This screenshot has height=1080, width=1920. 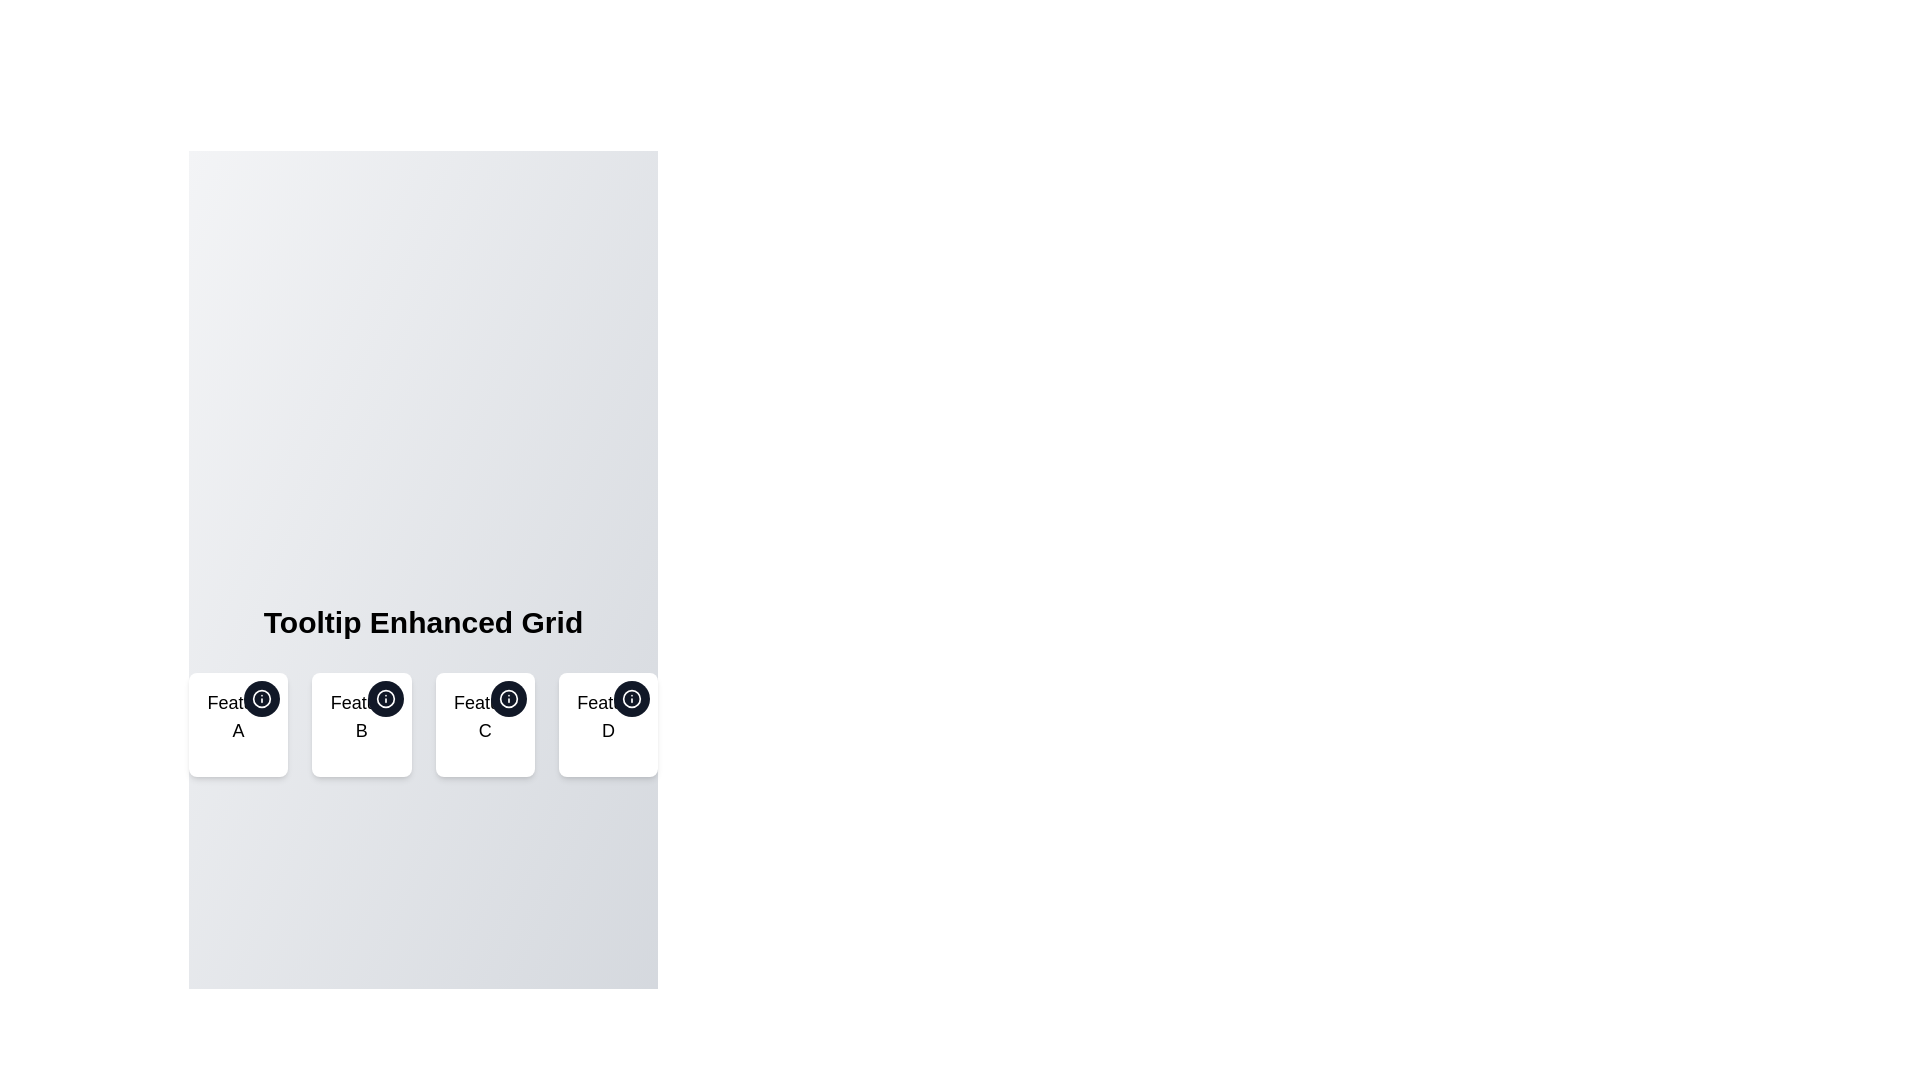 What do you see at coordinates (261, 697) in the screenshot?
I see `the circular information button with a dark background and white 'i' icon located at the top-right corner of the card labeled 'Feature A'` at bounding box center [261, 697].